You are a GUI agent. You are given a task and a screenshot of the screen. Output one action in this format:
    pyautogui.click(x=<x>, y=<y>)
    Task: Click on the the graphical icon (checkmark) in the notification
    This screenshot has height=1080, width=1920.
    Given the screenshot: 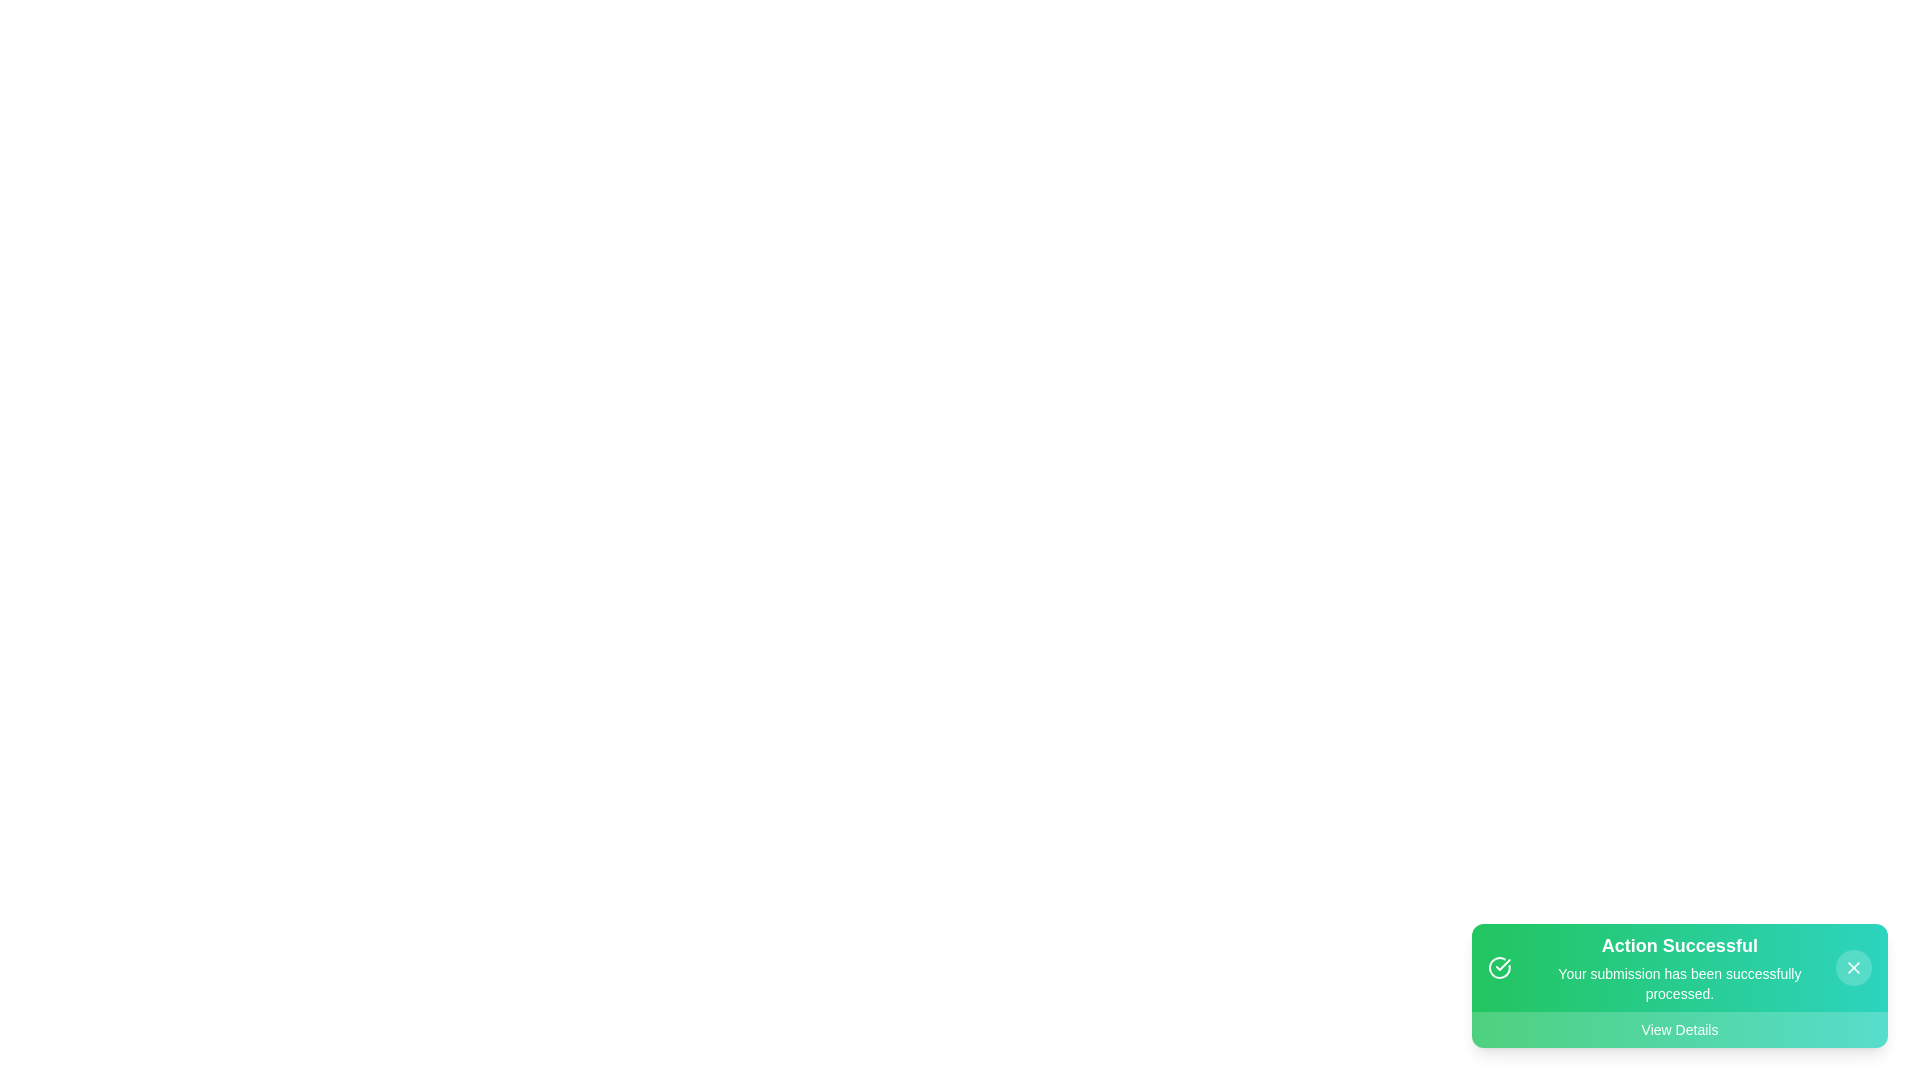 What is the action you would take?
    pyautogui.click(x=1499, y=967)
    